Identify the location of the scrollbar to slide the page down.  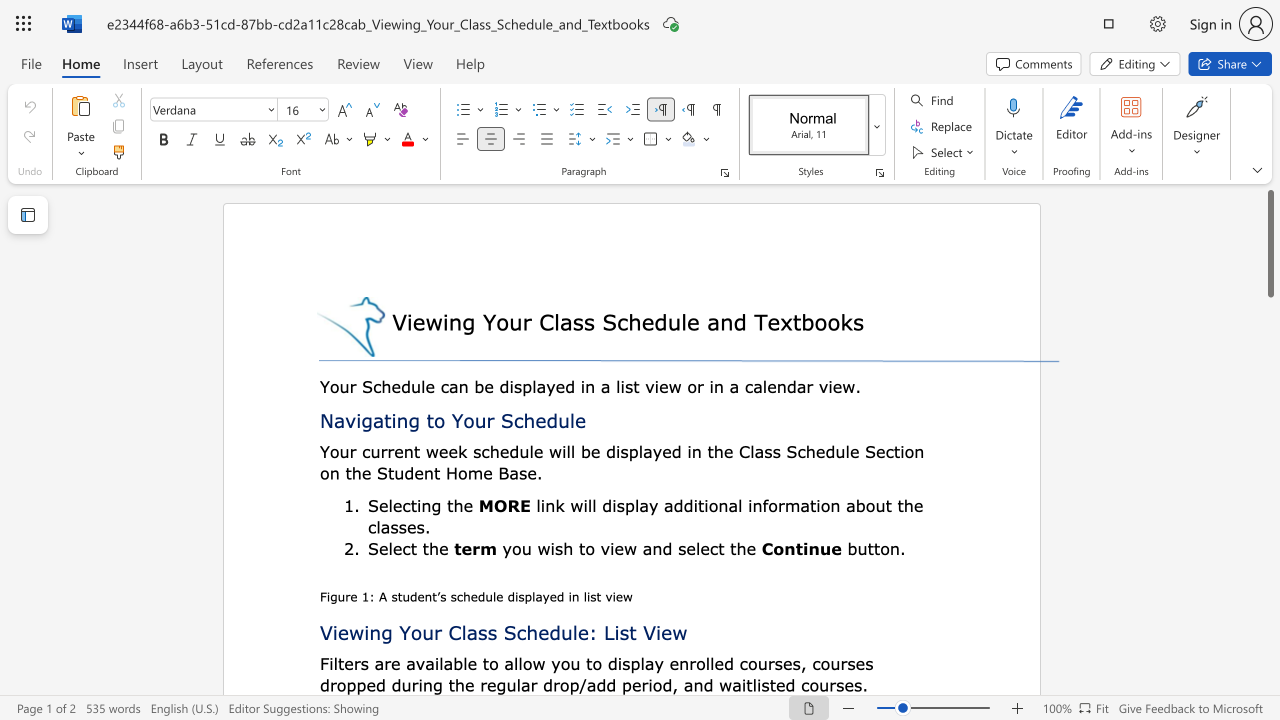
(1269, 670).